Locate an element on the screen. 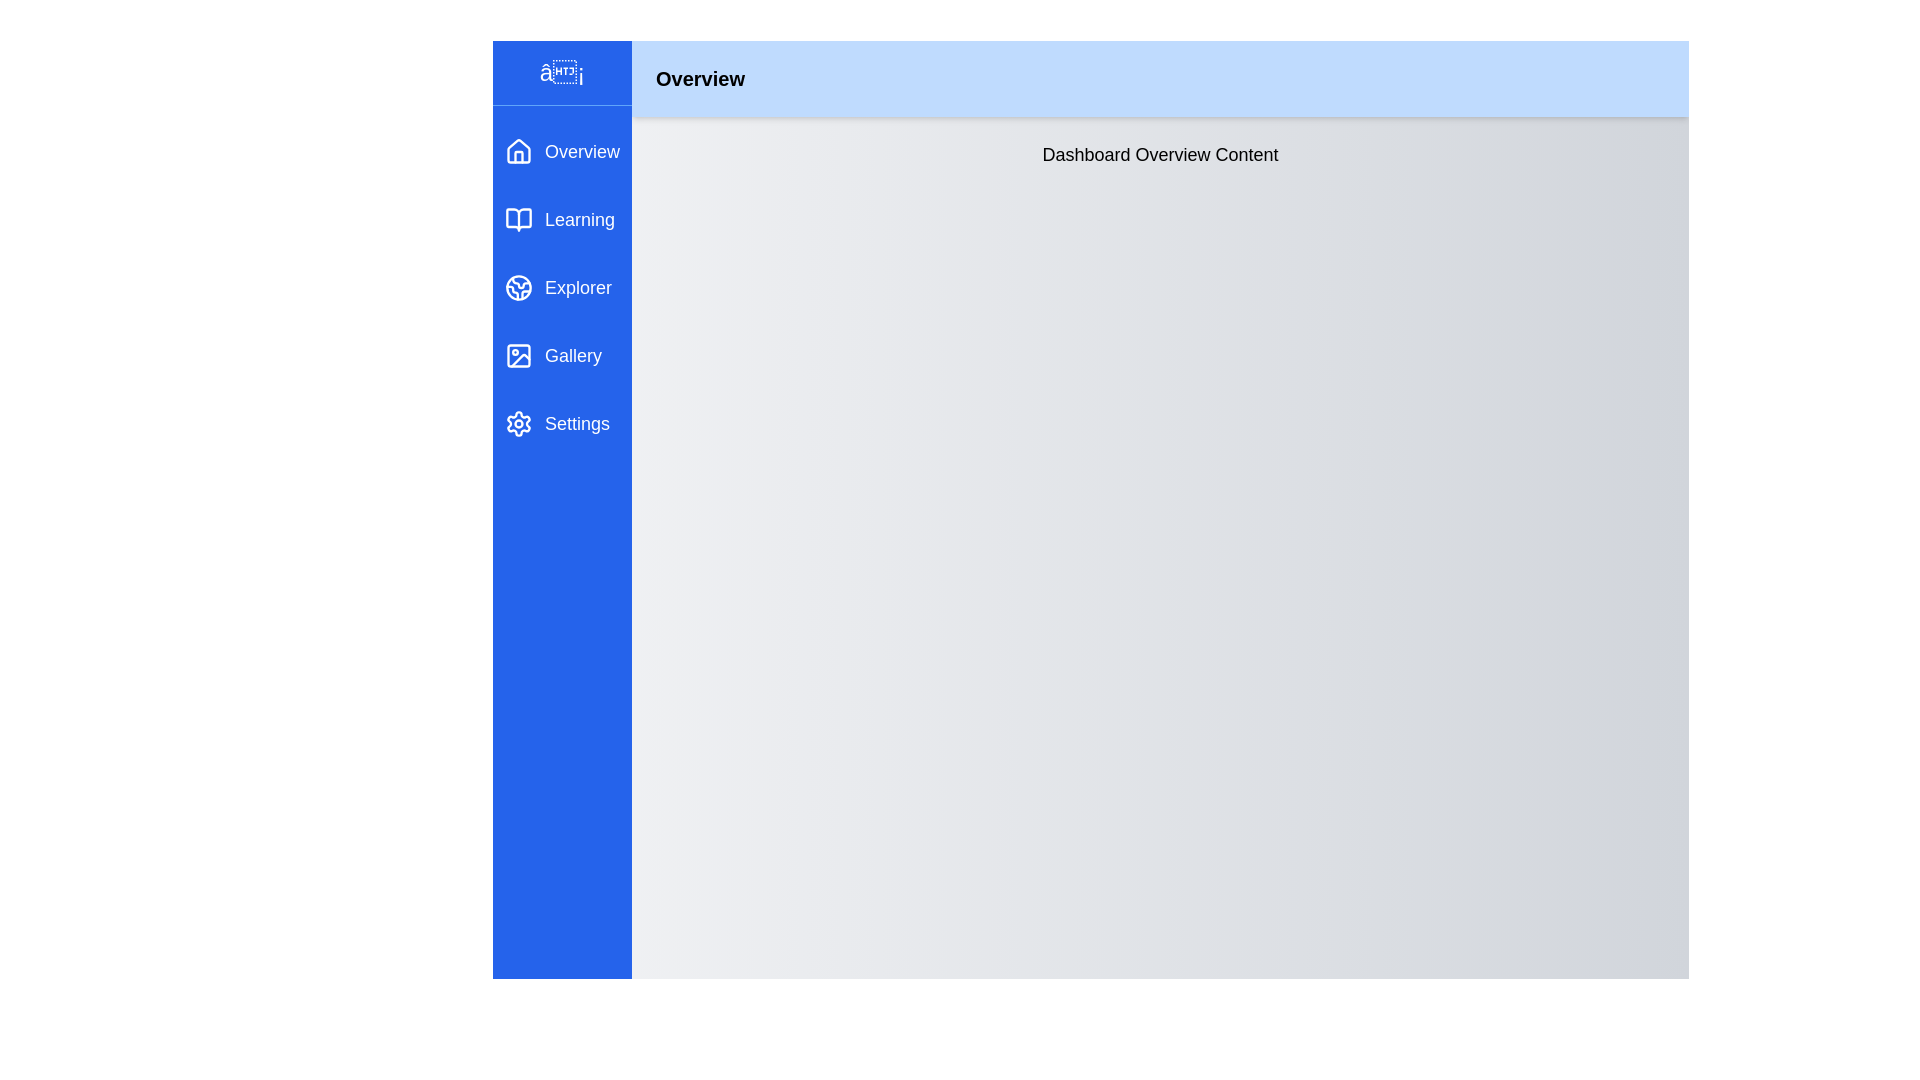 This screenshot has width=1920, height=1080. the static text element that reads 'Dashboard Overview Content', which is positioned in a light gray area below a light blue top navigation bar is located at coordinates (1160, 153).